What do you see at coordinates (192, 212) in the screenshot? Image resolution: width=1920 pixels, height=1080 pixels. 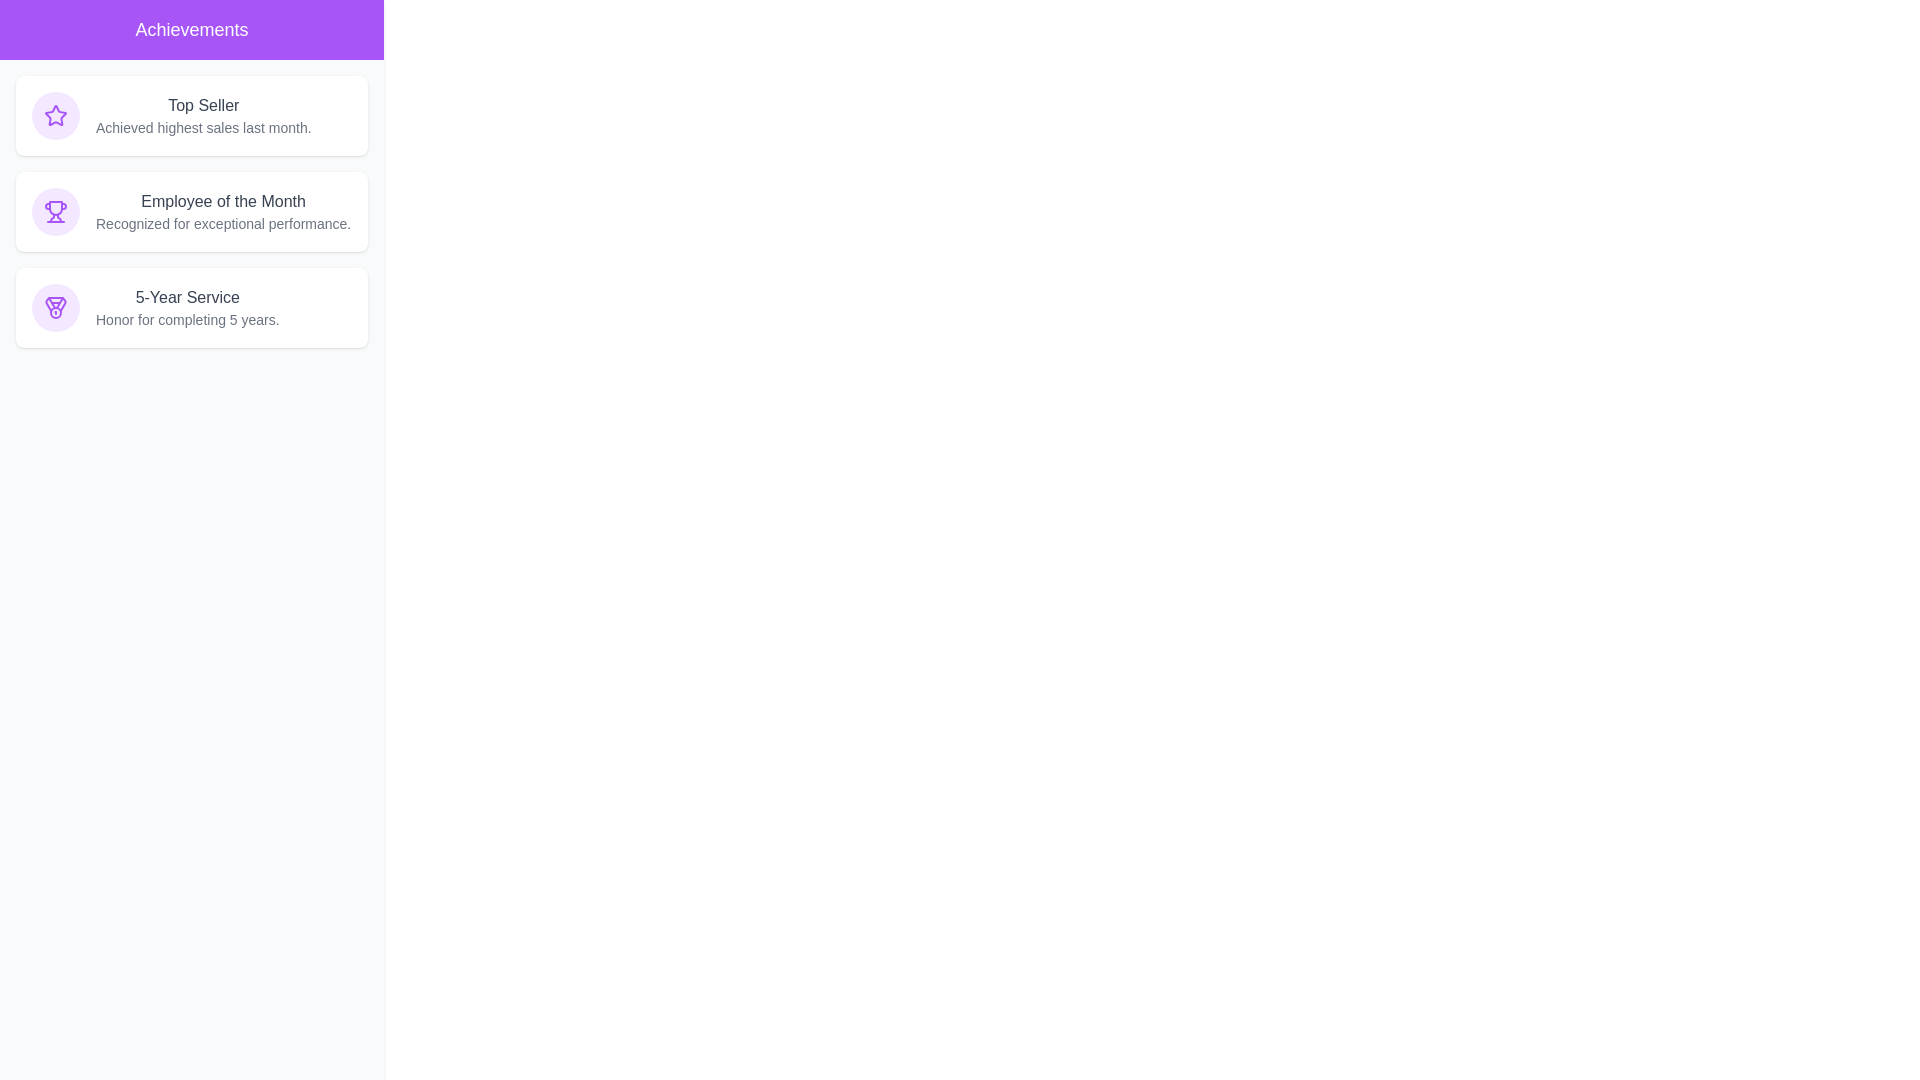 I see `the achievement Employee of the Month from the list` at bounding box center [192, 212].